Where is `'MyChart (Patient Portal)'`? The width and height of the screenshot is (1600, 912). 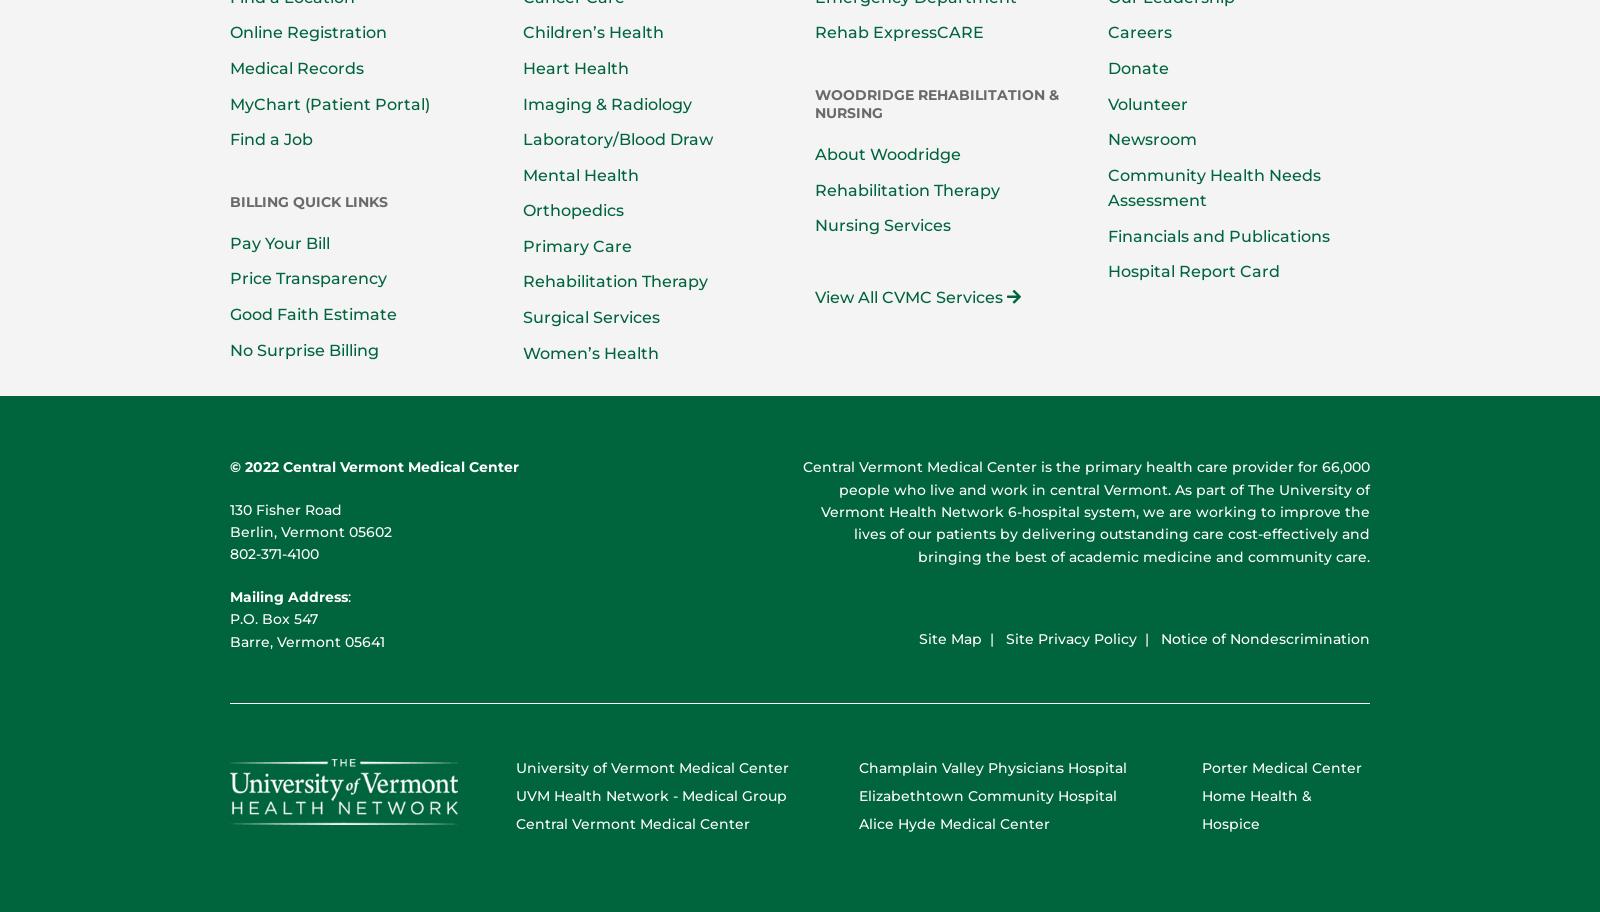
'MyChart (Patient Portal)' is located at coordinates (329, 103).